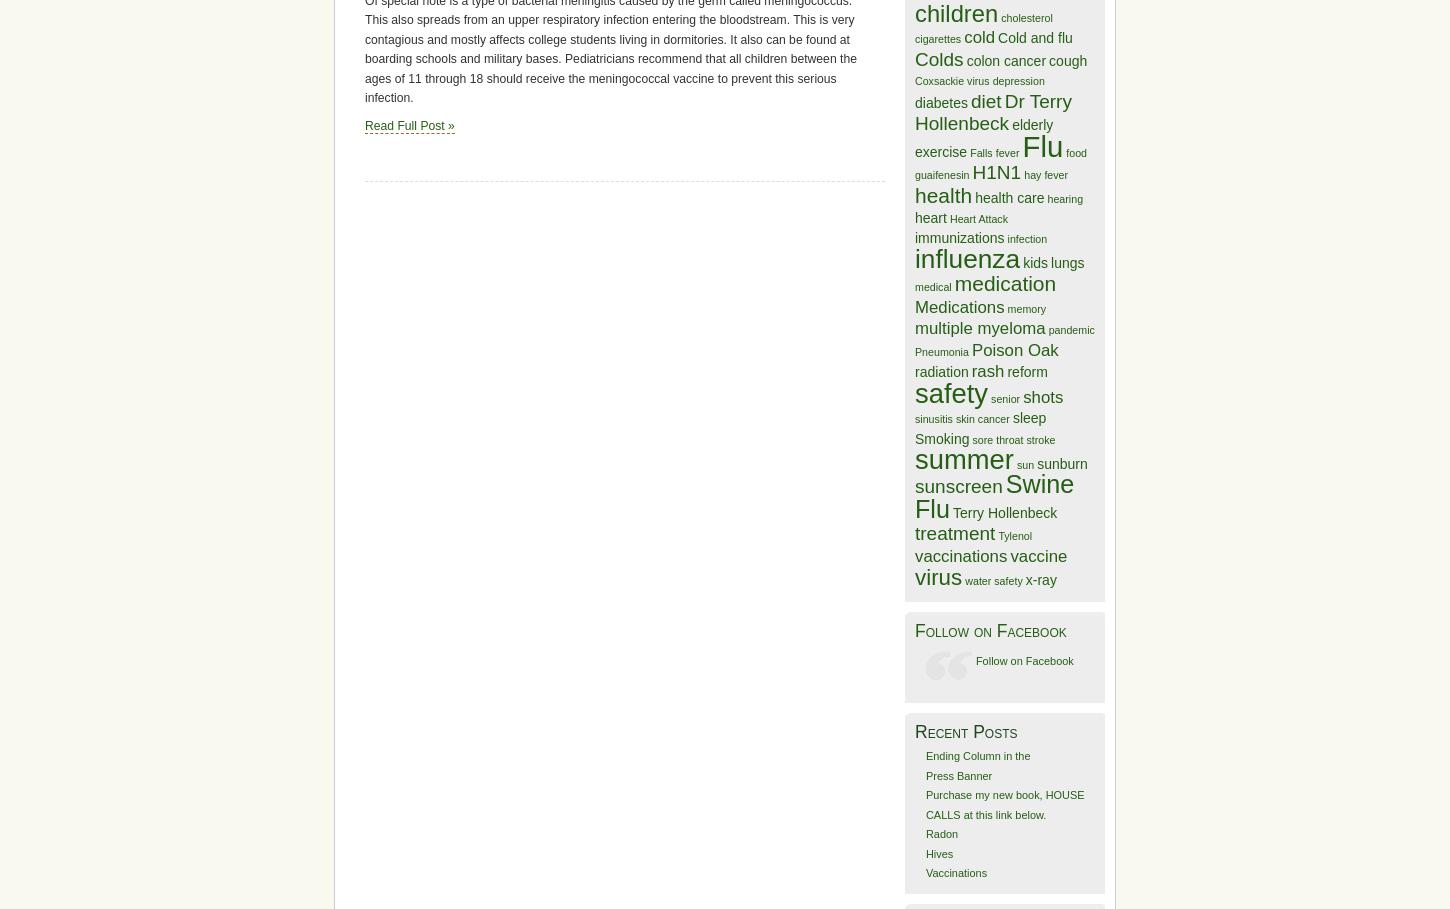 Image resolution: width=1450 pixels, height=909 pixels. What do you see at coordinates (980, 328) in the screenshot?
I see `'multiple myeloma'` at bounding box center [980, 328].